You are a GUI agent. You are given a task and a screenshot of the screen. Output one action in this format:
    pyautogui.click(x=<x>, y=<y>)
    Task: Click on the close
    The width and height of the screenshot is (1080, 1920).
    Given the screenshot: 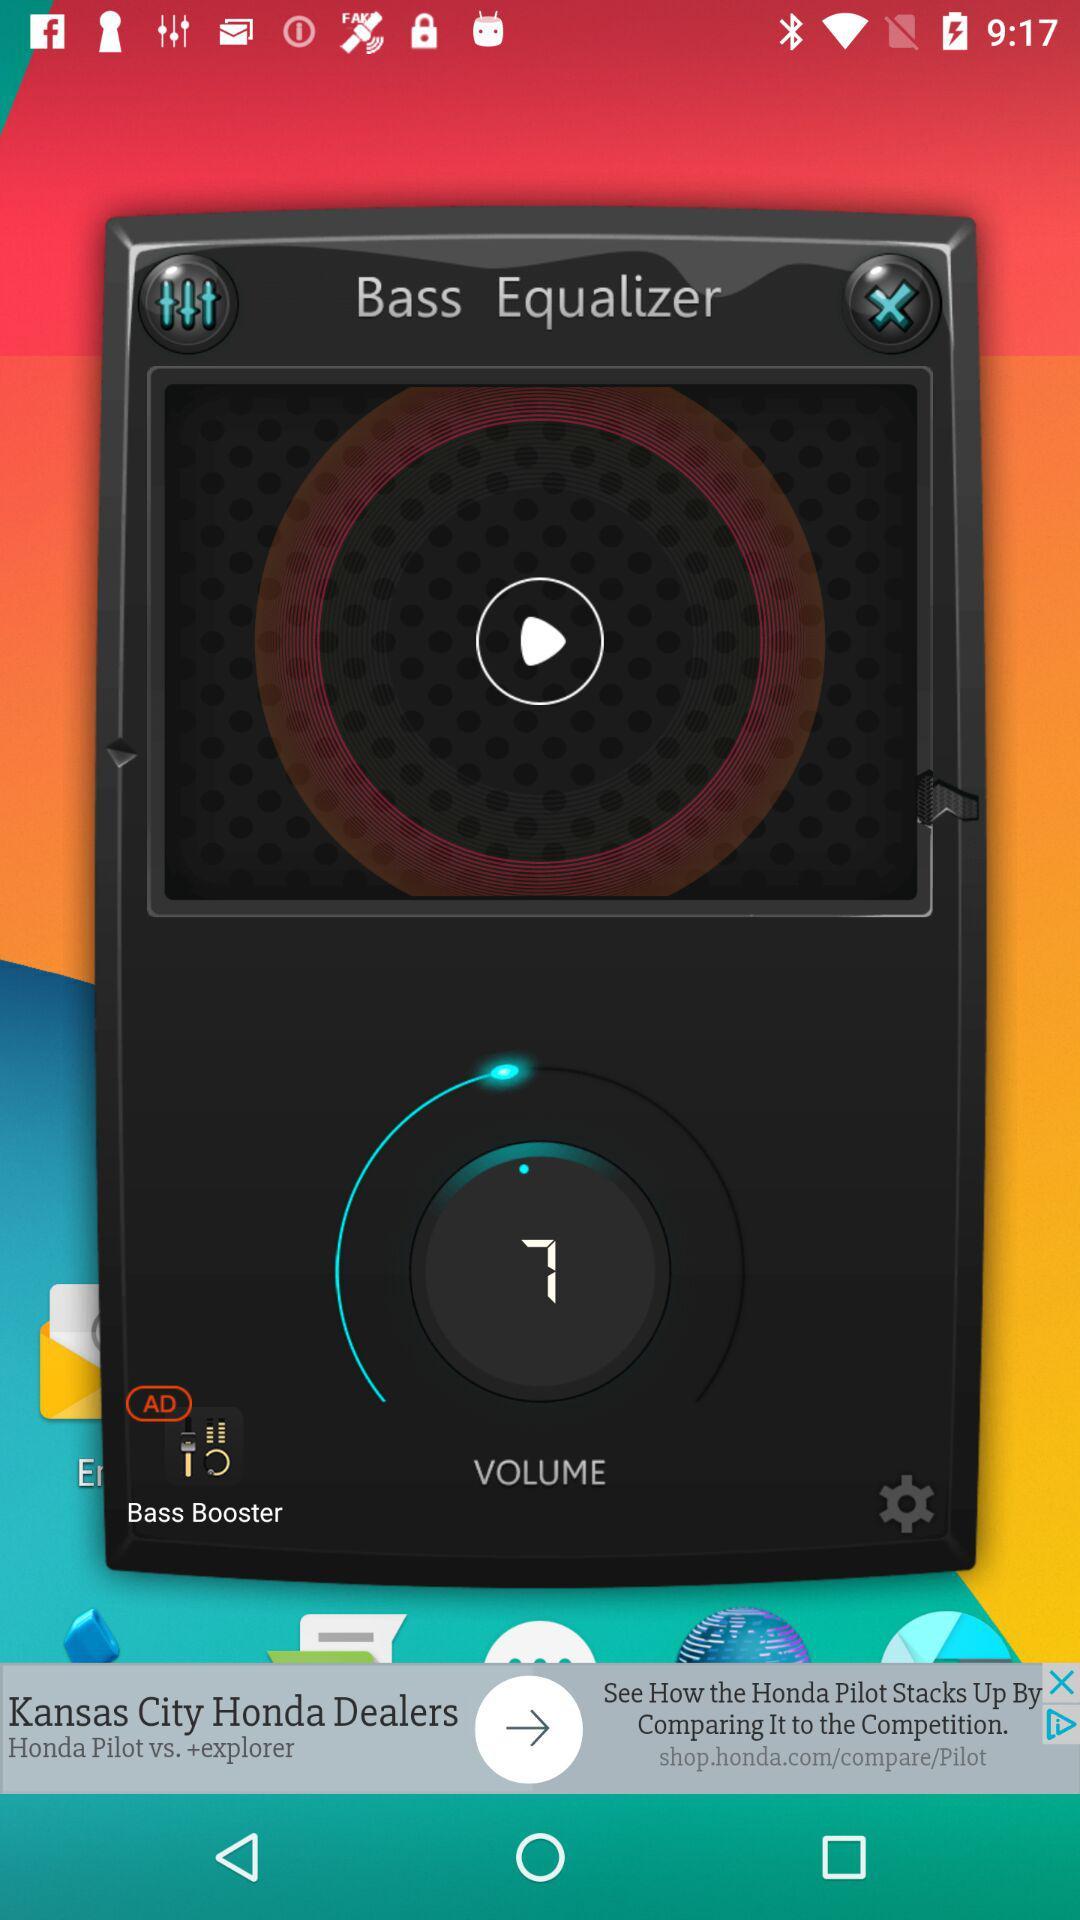 What is the action you would take?
    pyautogui.click(x=890, y=302)
    